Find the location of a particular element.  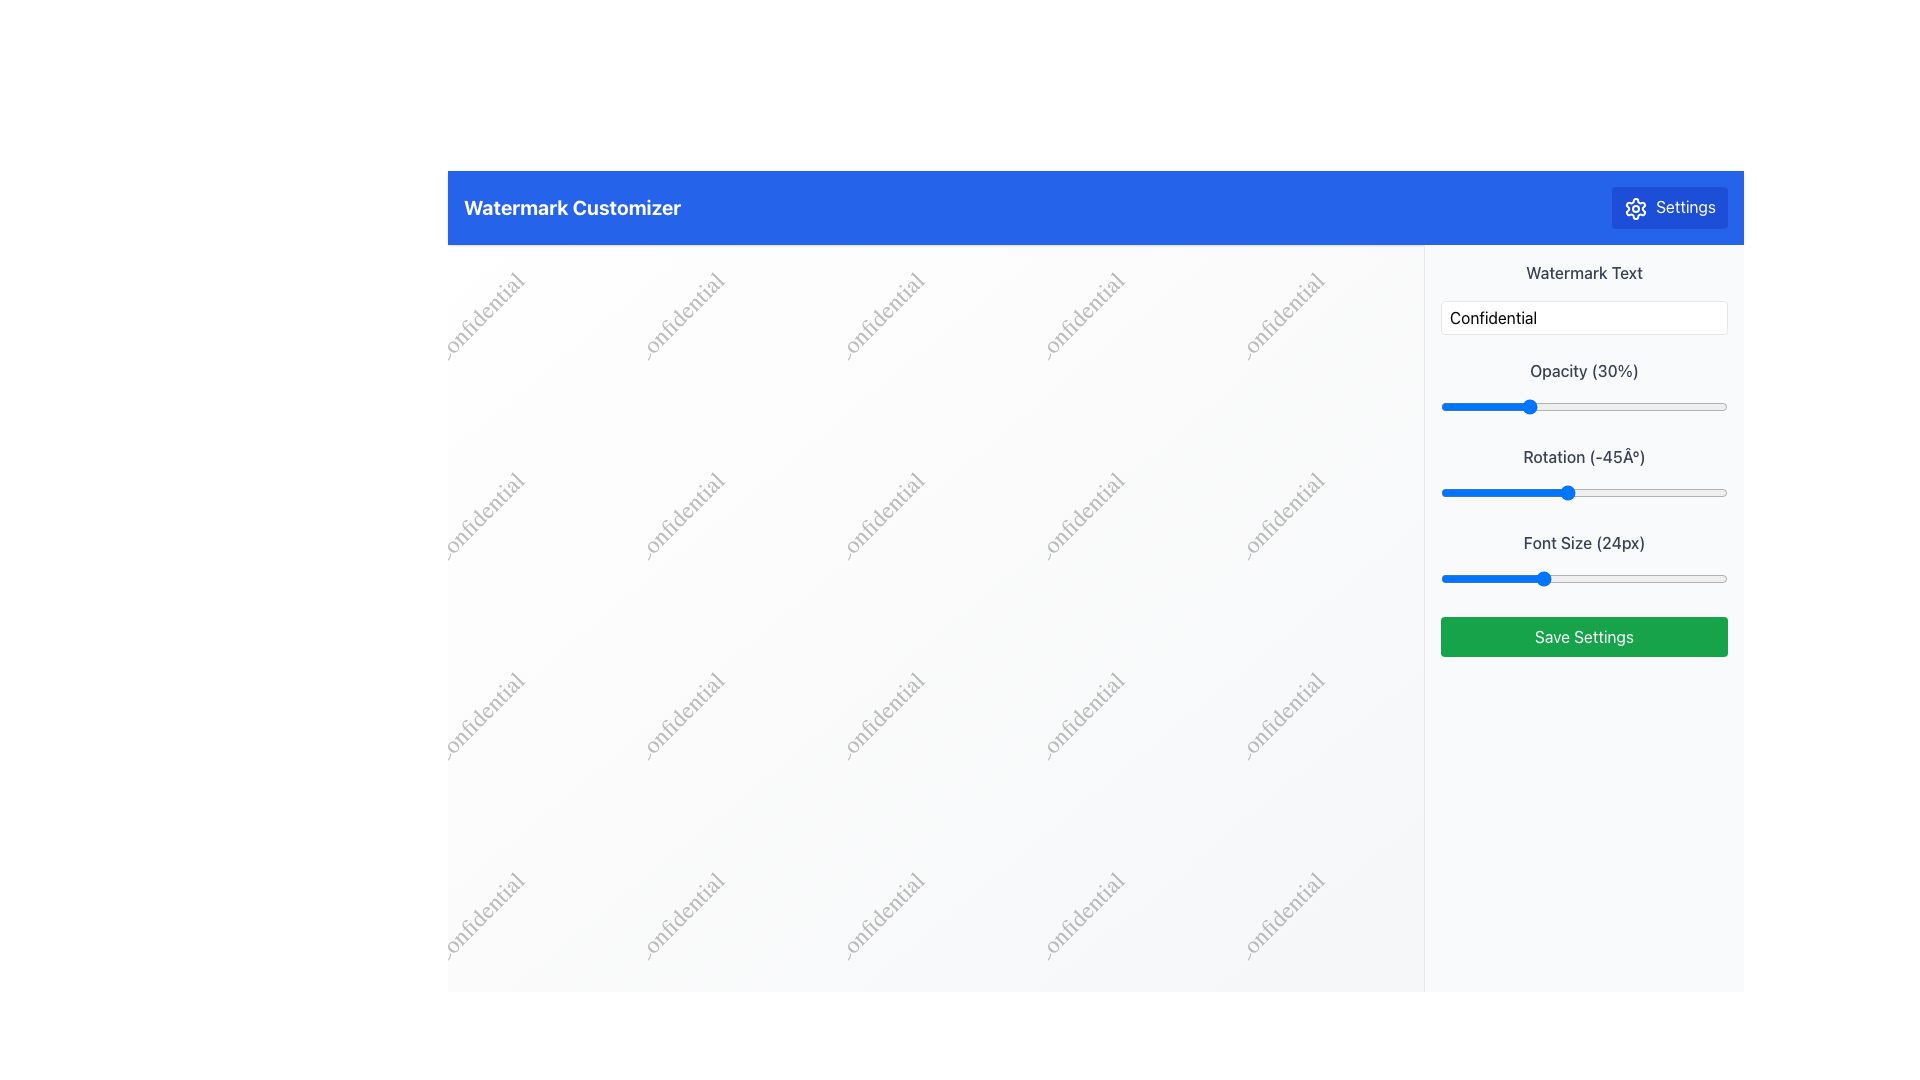

the font size slider is located at coordinates (1505, 578).